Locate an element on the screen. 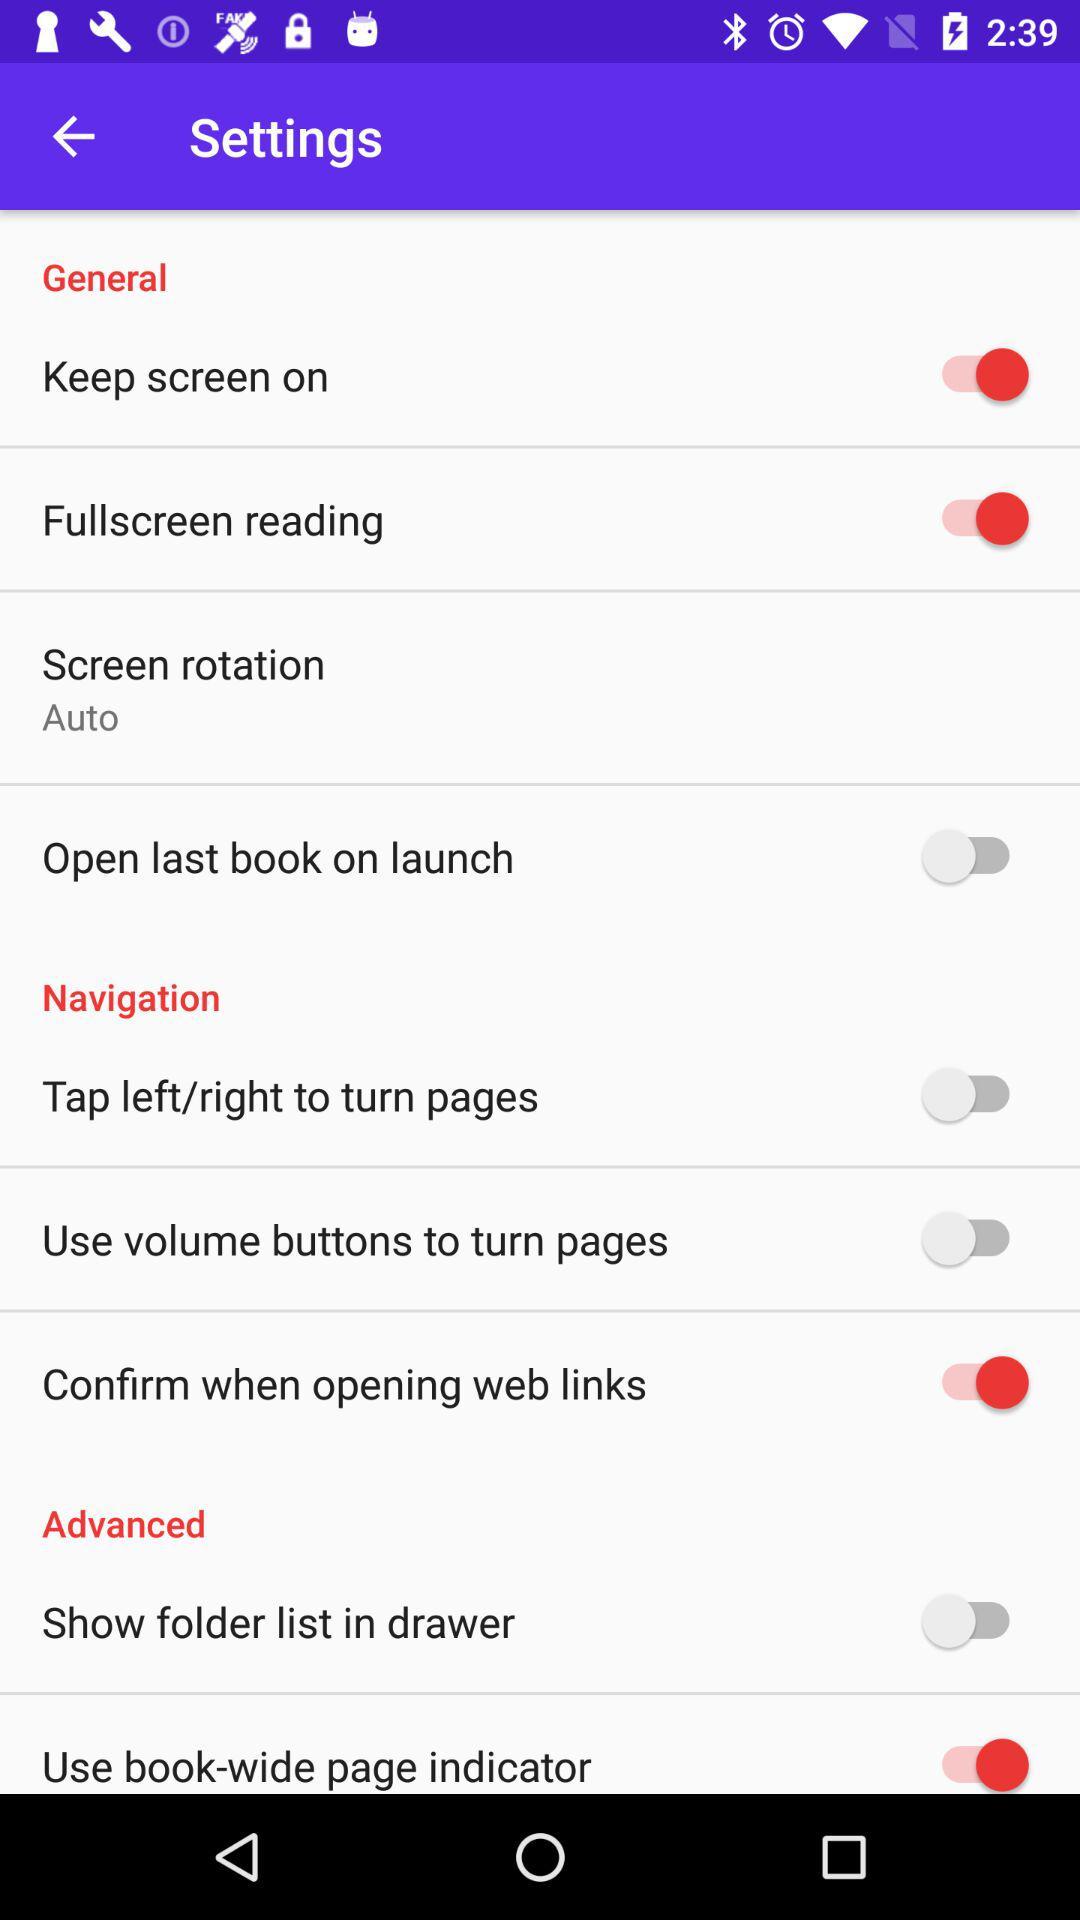 The width and height of the screenshot is (1080, 1920). the auto is located at coordinates (79, 716).